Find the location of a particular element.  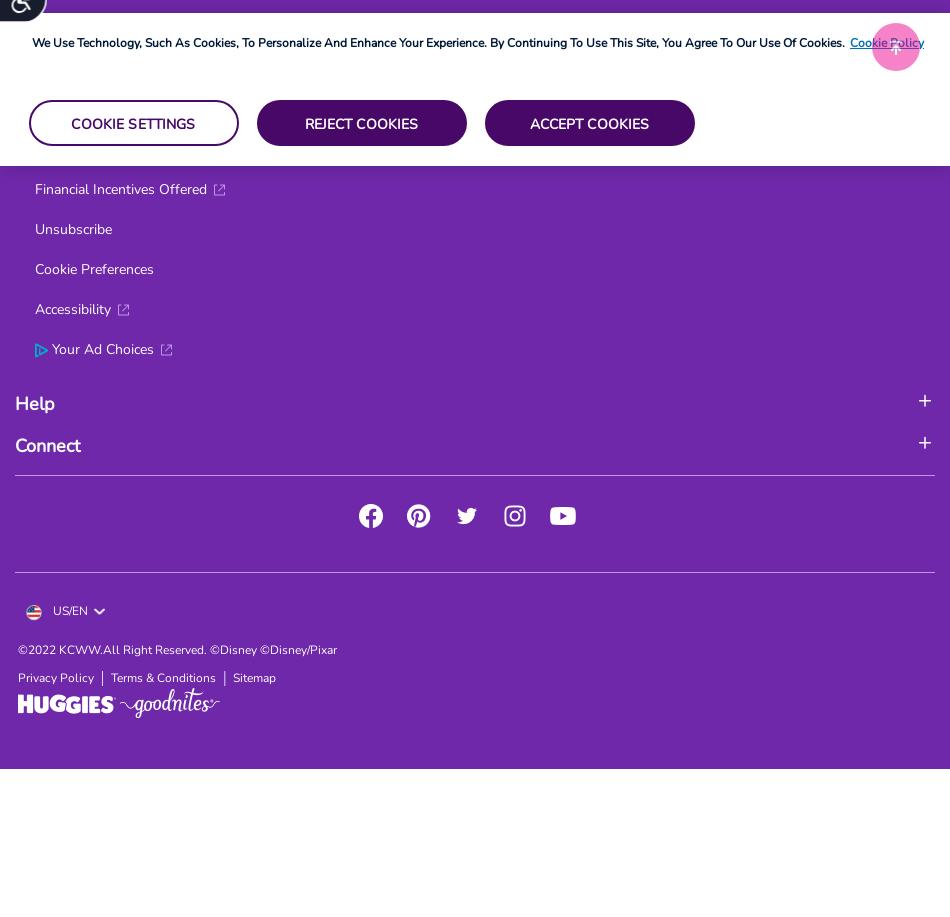

'Sitemap' is located at coordinates (233, 678).